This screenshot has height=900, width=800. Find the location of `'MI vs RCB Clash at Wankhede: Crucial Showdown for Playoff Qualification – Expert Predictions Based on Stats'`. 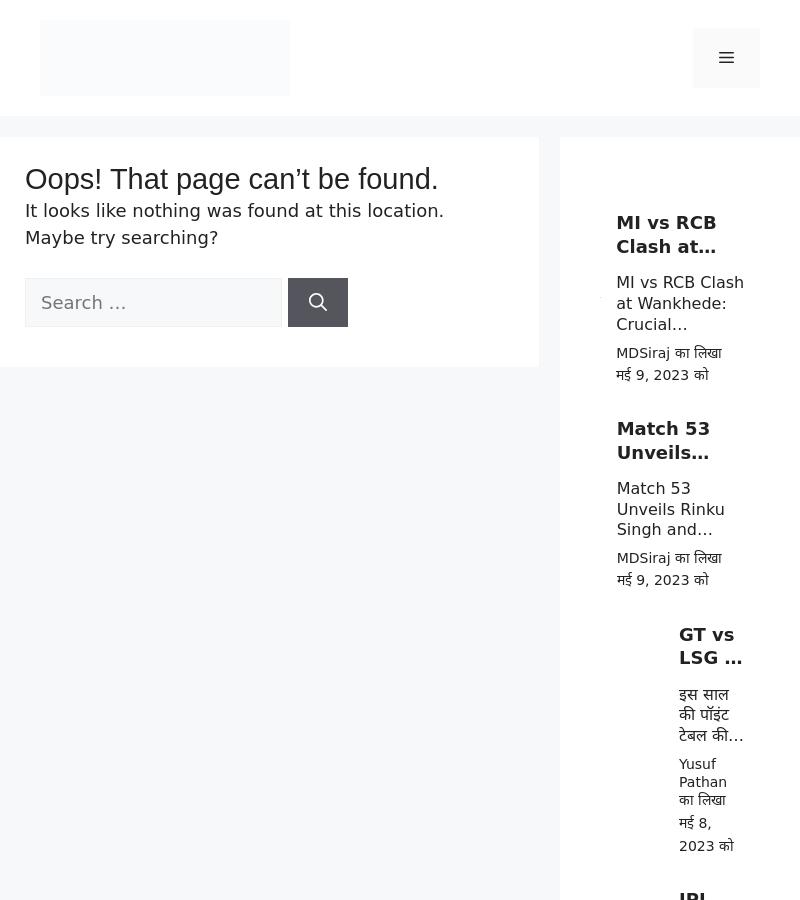

'MI vs RCB Clash at Wankhede: Crucial Showdown for Playoff Qualification – Expert Predictions Based on Stats' is located at coordinates (680, 339).